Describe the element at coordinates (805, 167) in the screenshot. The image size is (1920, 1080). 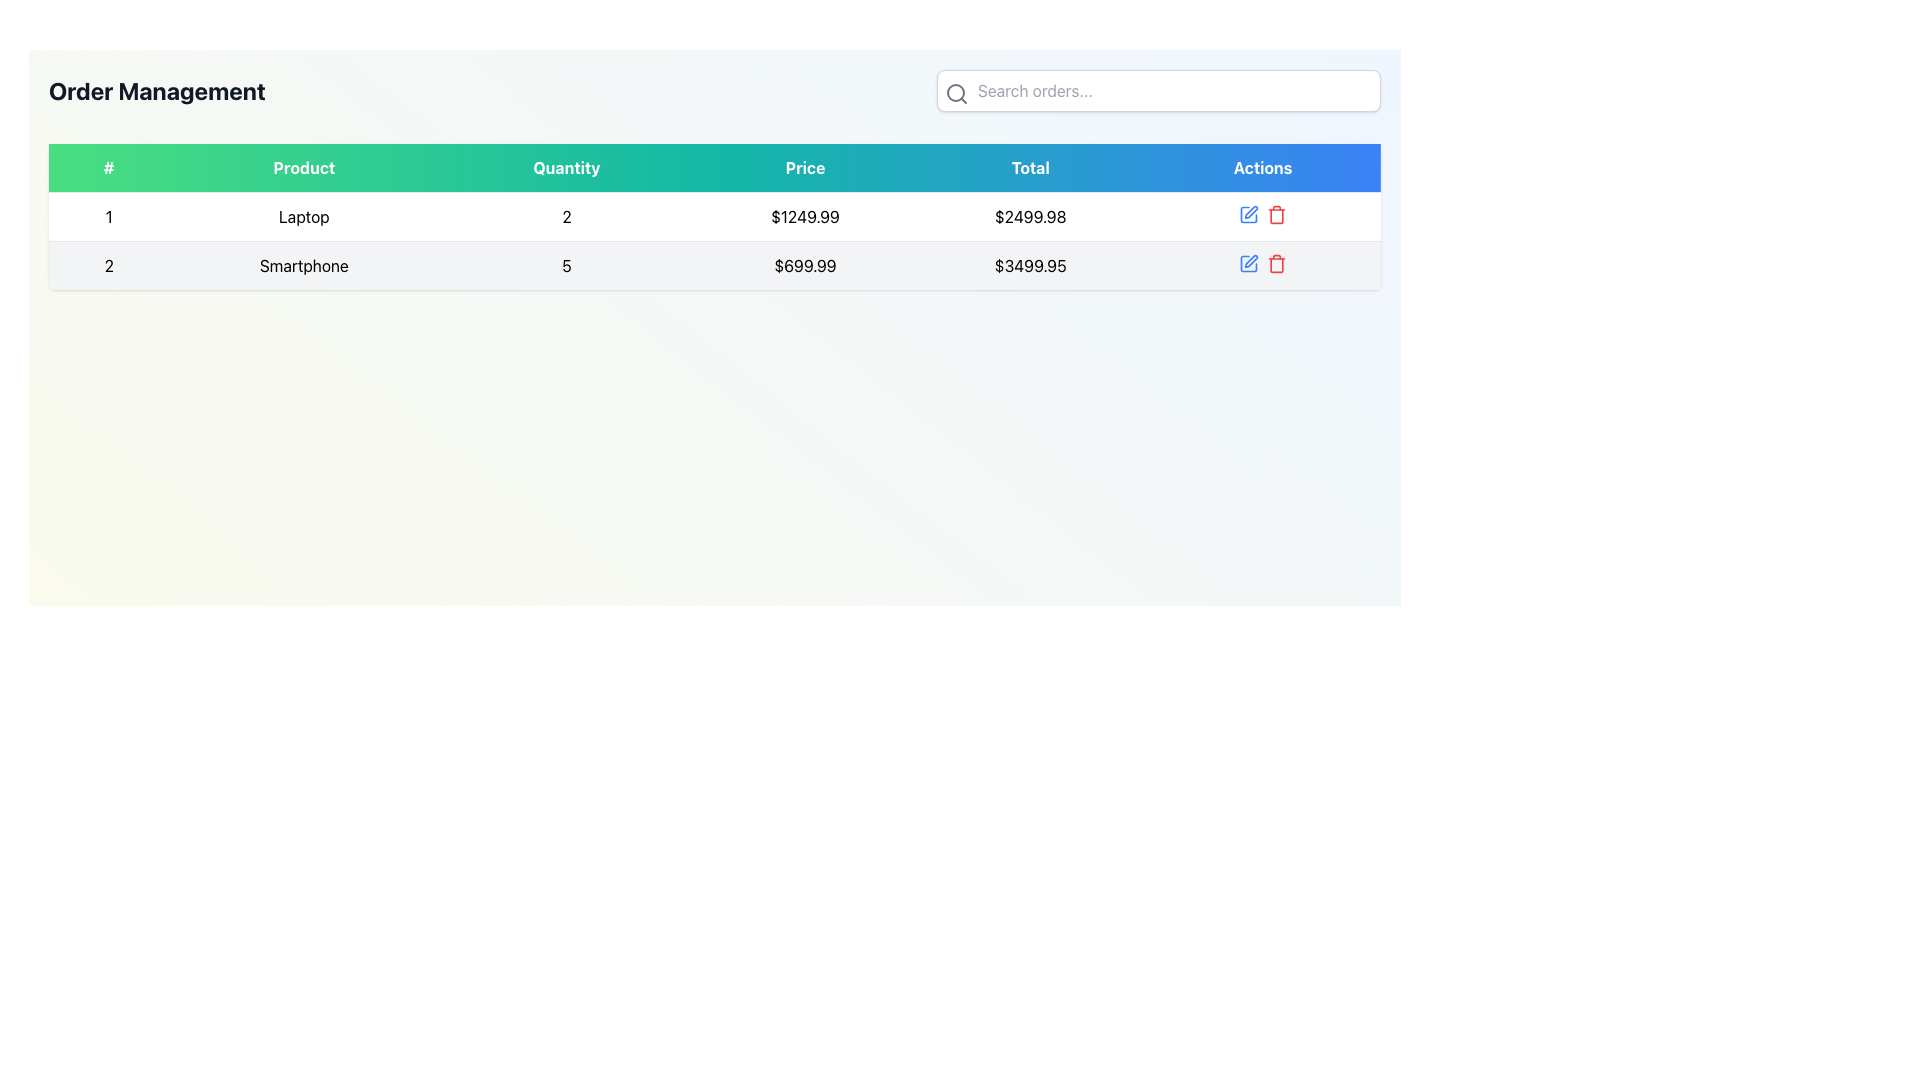
I see `the 'Price' Table Column Header, which is the fourth tab in the header row of the table, positioned between 'Quantity' and 'Total'` at that location.